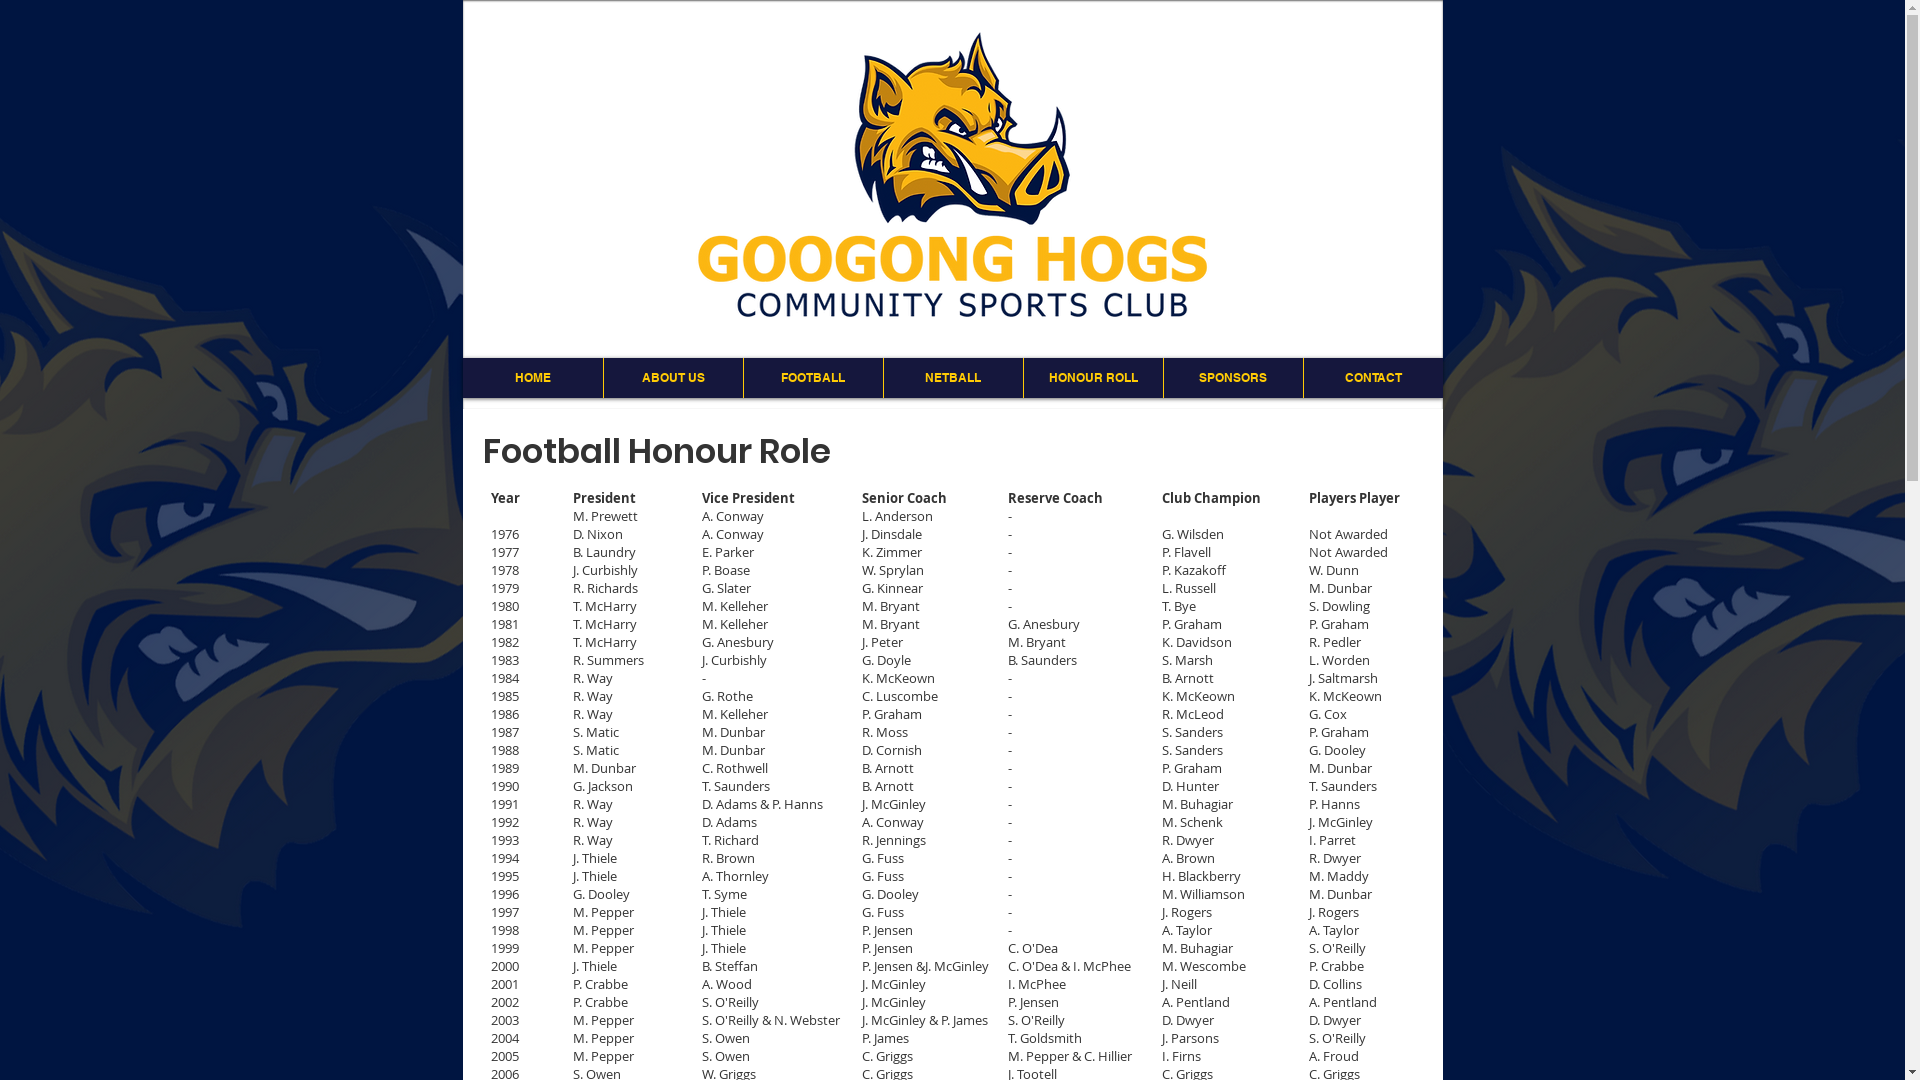 This screenshot has height=1080, width=1920. Describe the element at coordinates (1371, 378) in the screenshot. I see `'CONTACT'` at that location.